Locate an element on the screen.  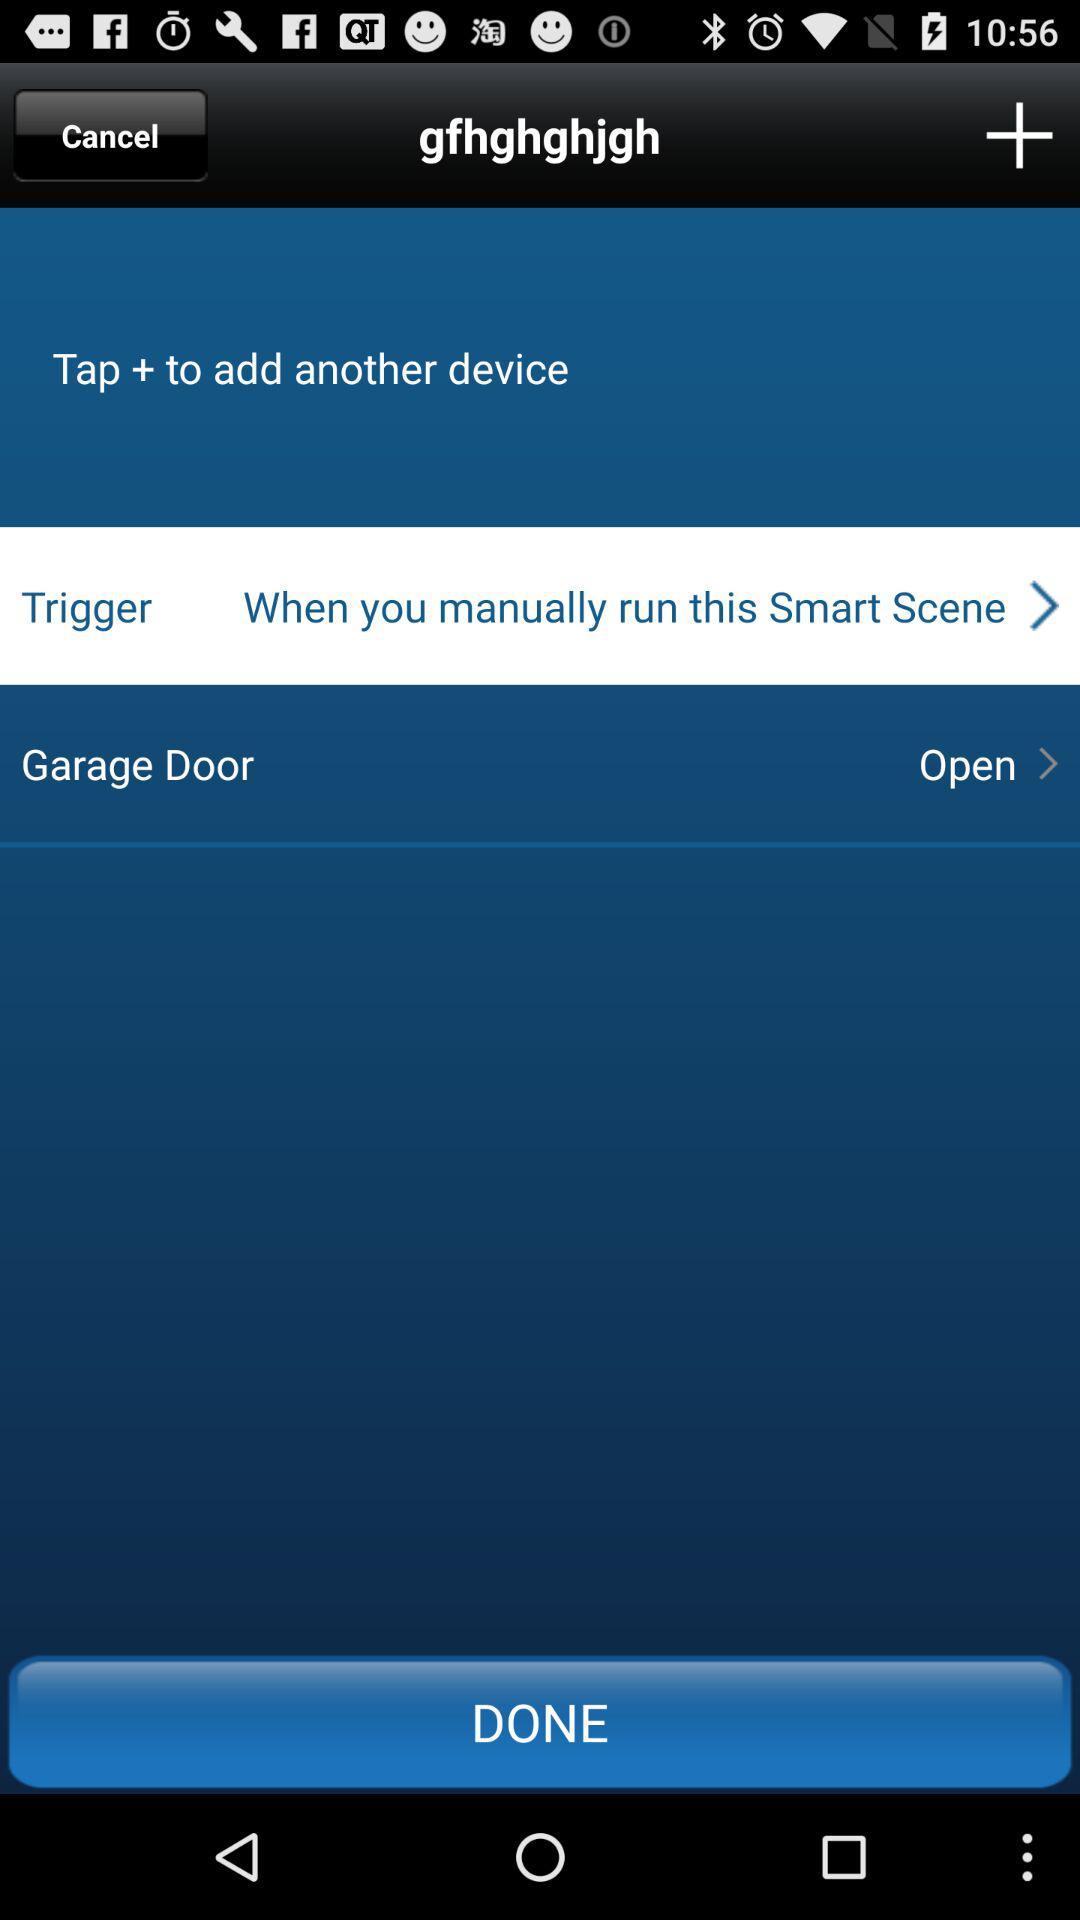
device is located at coordinates (1019, 134).